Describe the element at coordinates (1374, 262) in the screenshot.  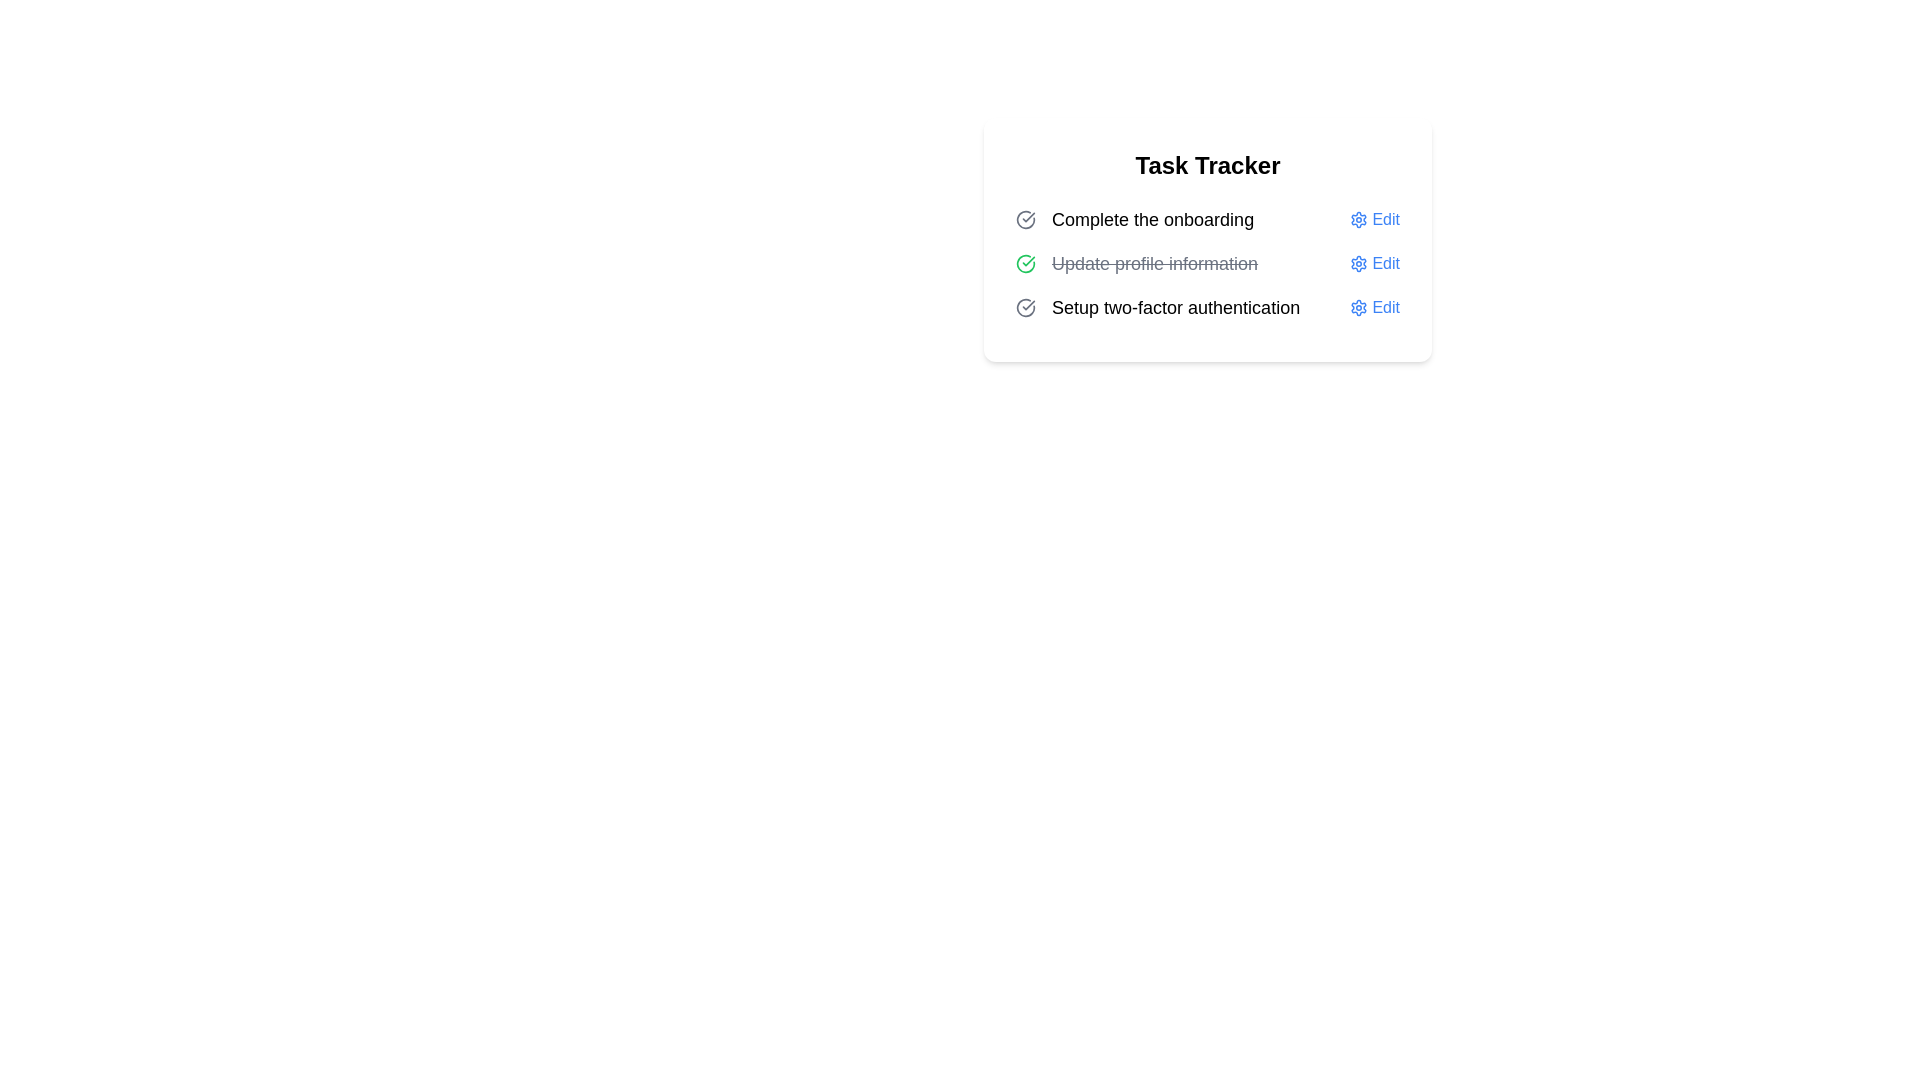
I see `the 'Edit' button for the task 'Update profile information'` at that location.